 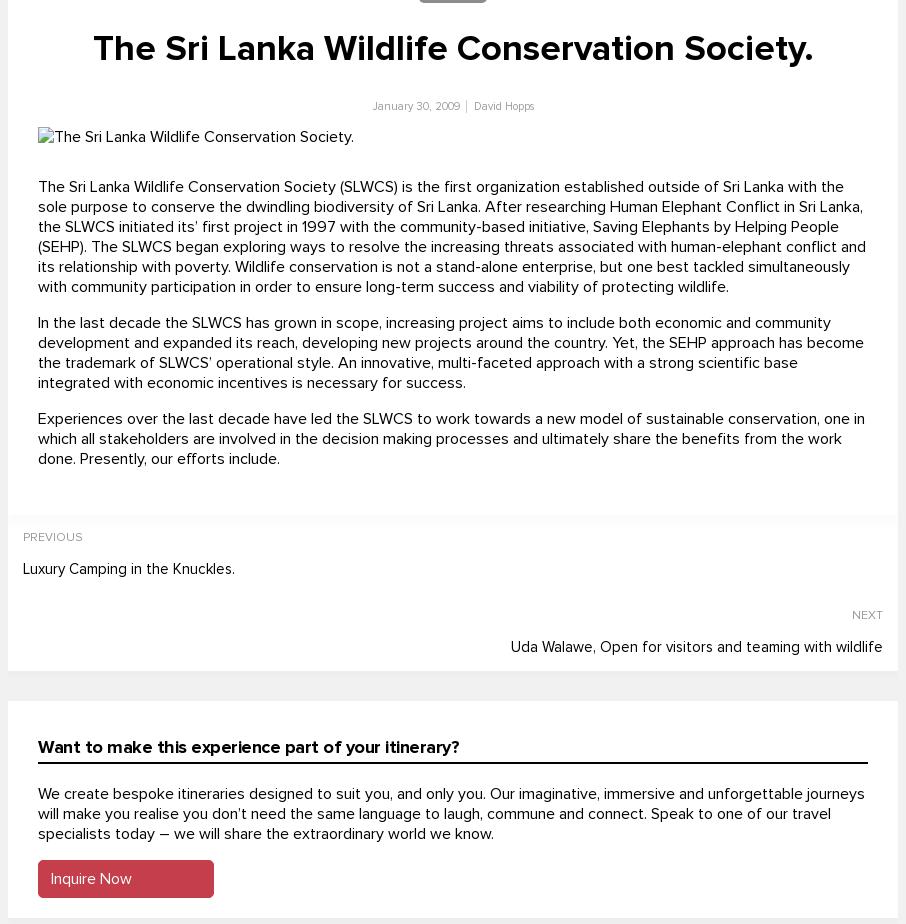 I want to click on 'The Sri Lanka Wildlife Conservation Society (SLWCS) is  the first organization established outside of Sri Lanka with the sole purpose to  conserve the dwindling biodiversity of Sri Lanka. After researching Human  Elephant Conflict in Sri Lanka, the SLWCS initiated its’ first project in 1997  with the community-based initiative, Saving Elephants by Helping People (SEHP).  The SLWCS began exploring ways to resolve the increasing threats associated with  human-elephant conflict and its relationship with poverty. Wildlife conservation  is not a stand-alone enterprise, but one best tackled simultaneously with  community participation in order to ensure long-term success and viability of  protecting wildlife.', so click(x=452, y=237).